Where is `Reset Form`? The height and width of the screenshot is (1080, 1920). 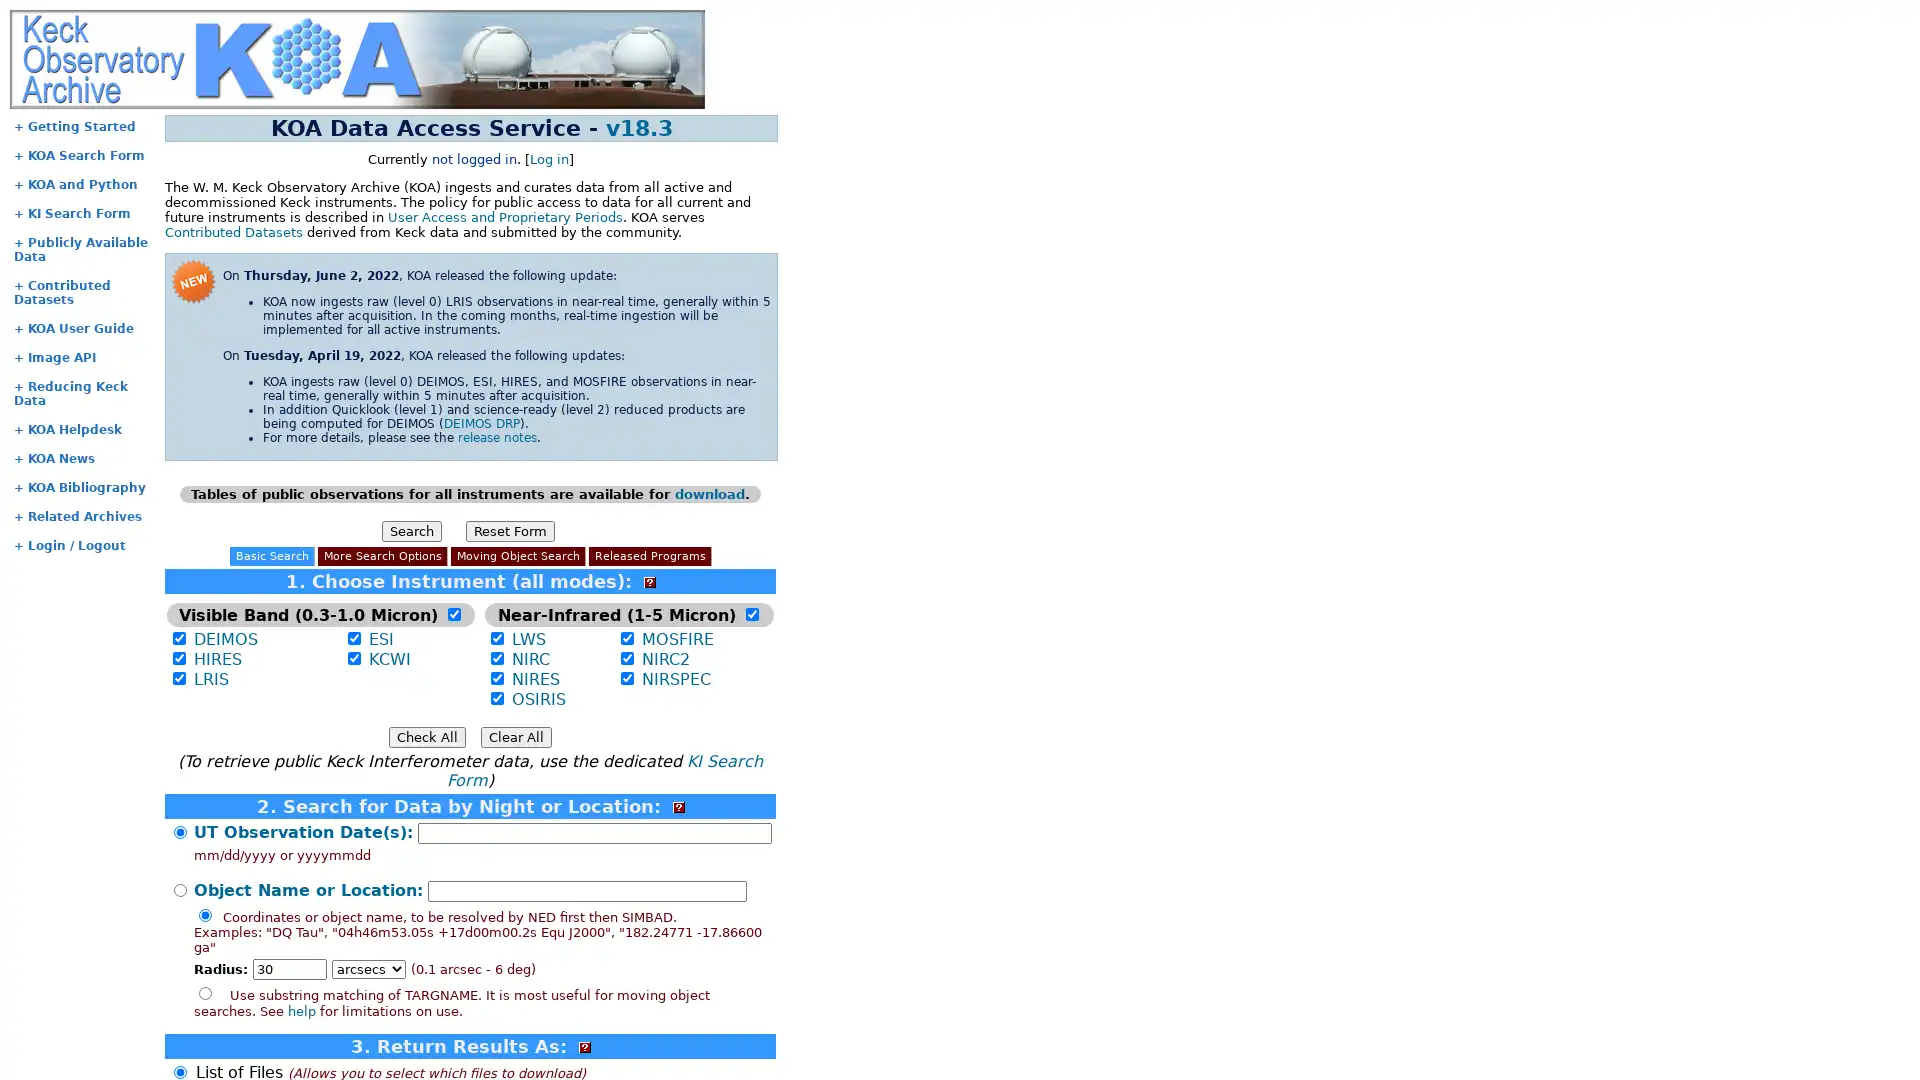
Reset Form is located at coordinates (510, 530).